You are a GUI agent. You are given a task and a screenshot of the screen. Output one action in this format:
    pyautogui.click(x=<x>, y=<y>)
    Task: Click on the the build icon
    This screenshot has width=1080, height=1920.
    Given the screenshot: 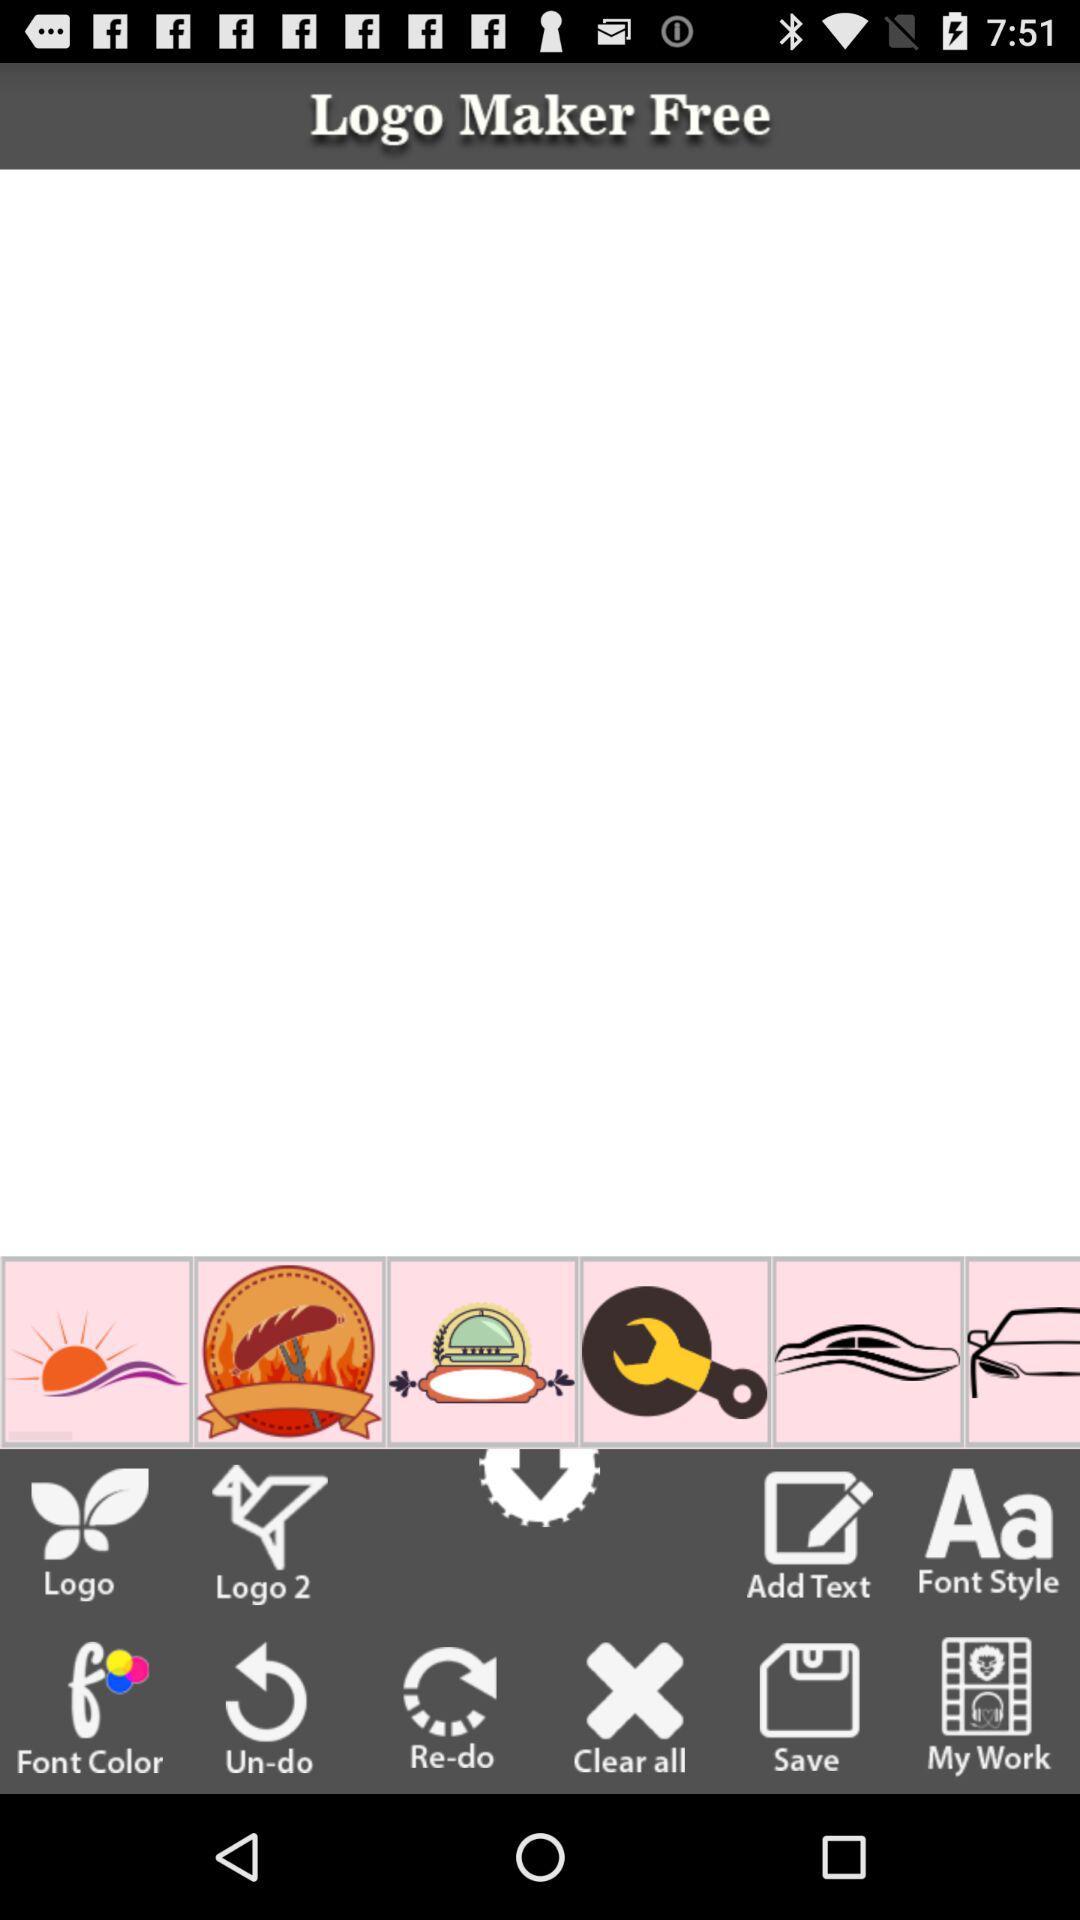 What is the action you would take?
    pyautogui.click(x=674, y=1447)
    